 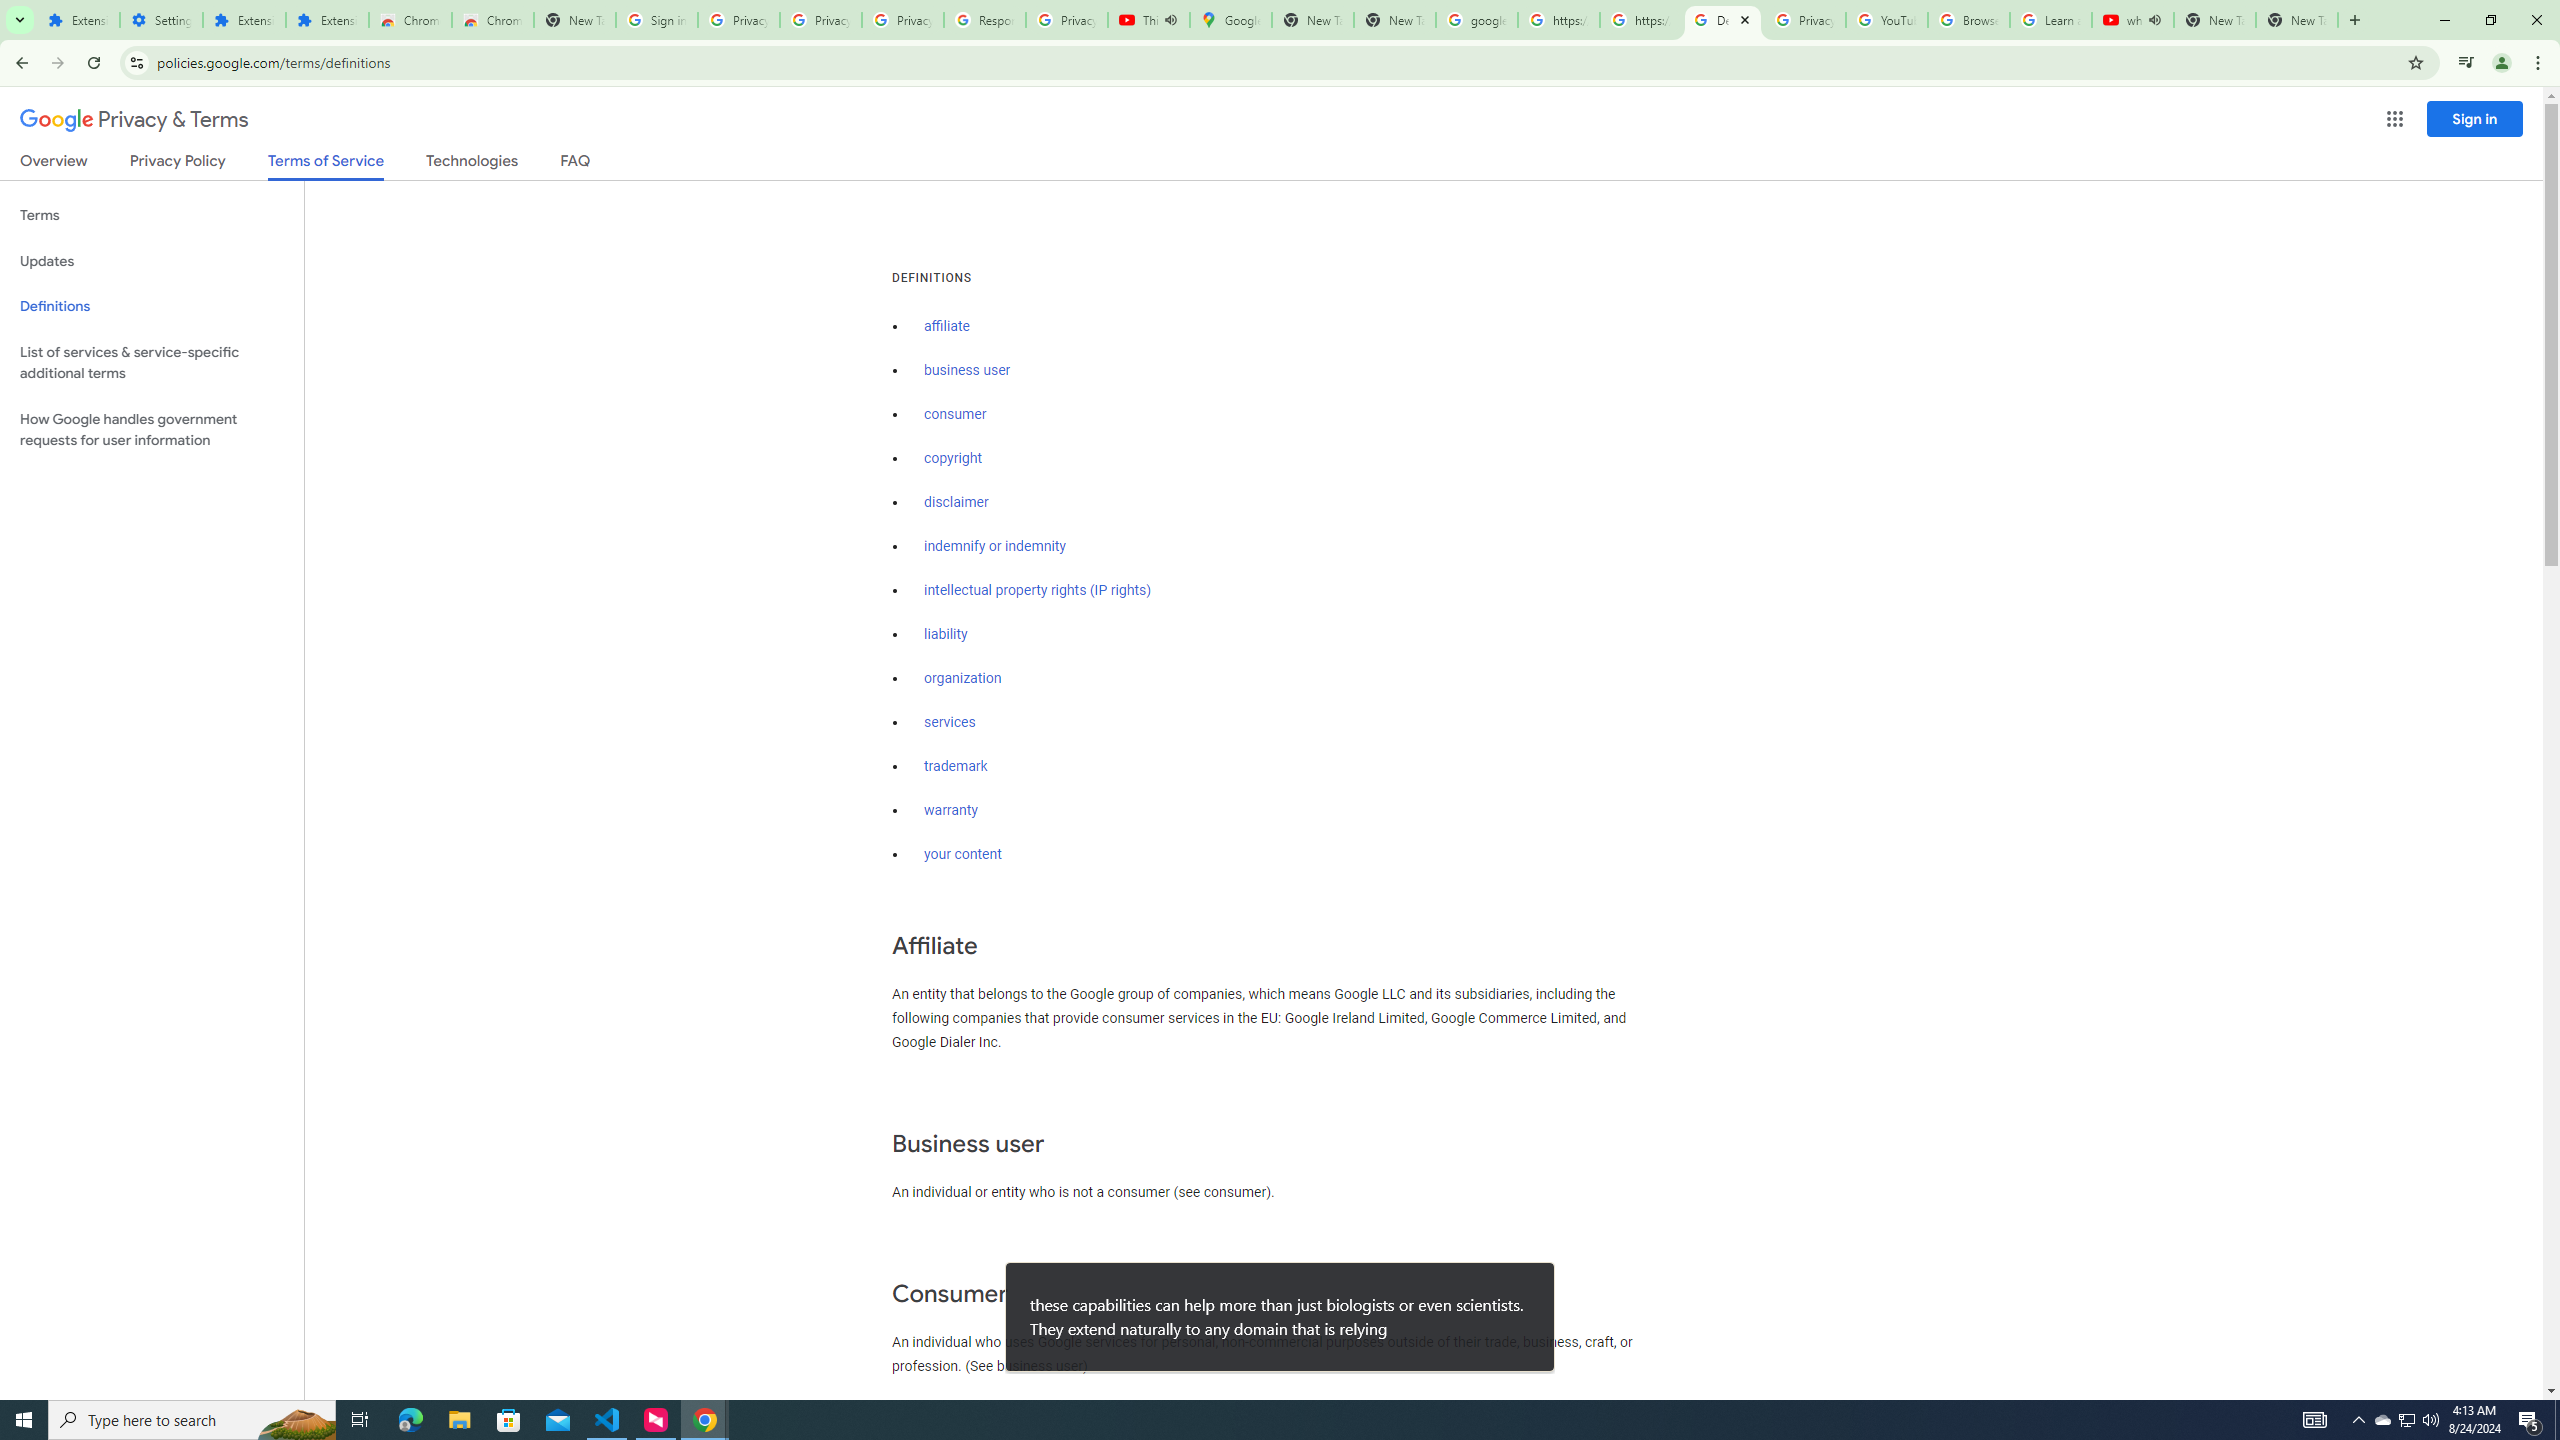 What do you see at coordinates (151, 361) in the screenshot?
I see `'List of services & service-specific additional terms'` at bounding box center [151, 361].